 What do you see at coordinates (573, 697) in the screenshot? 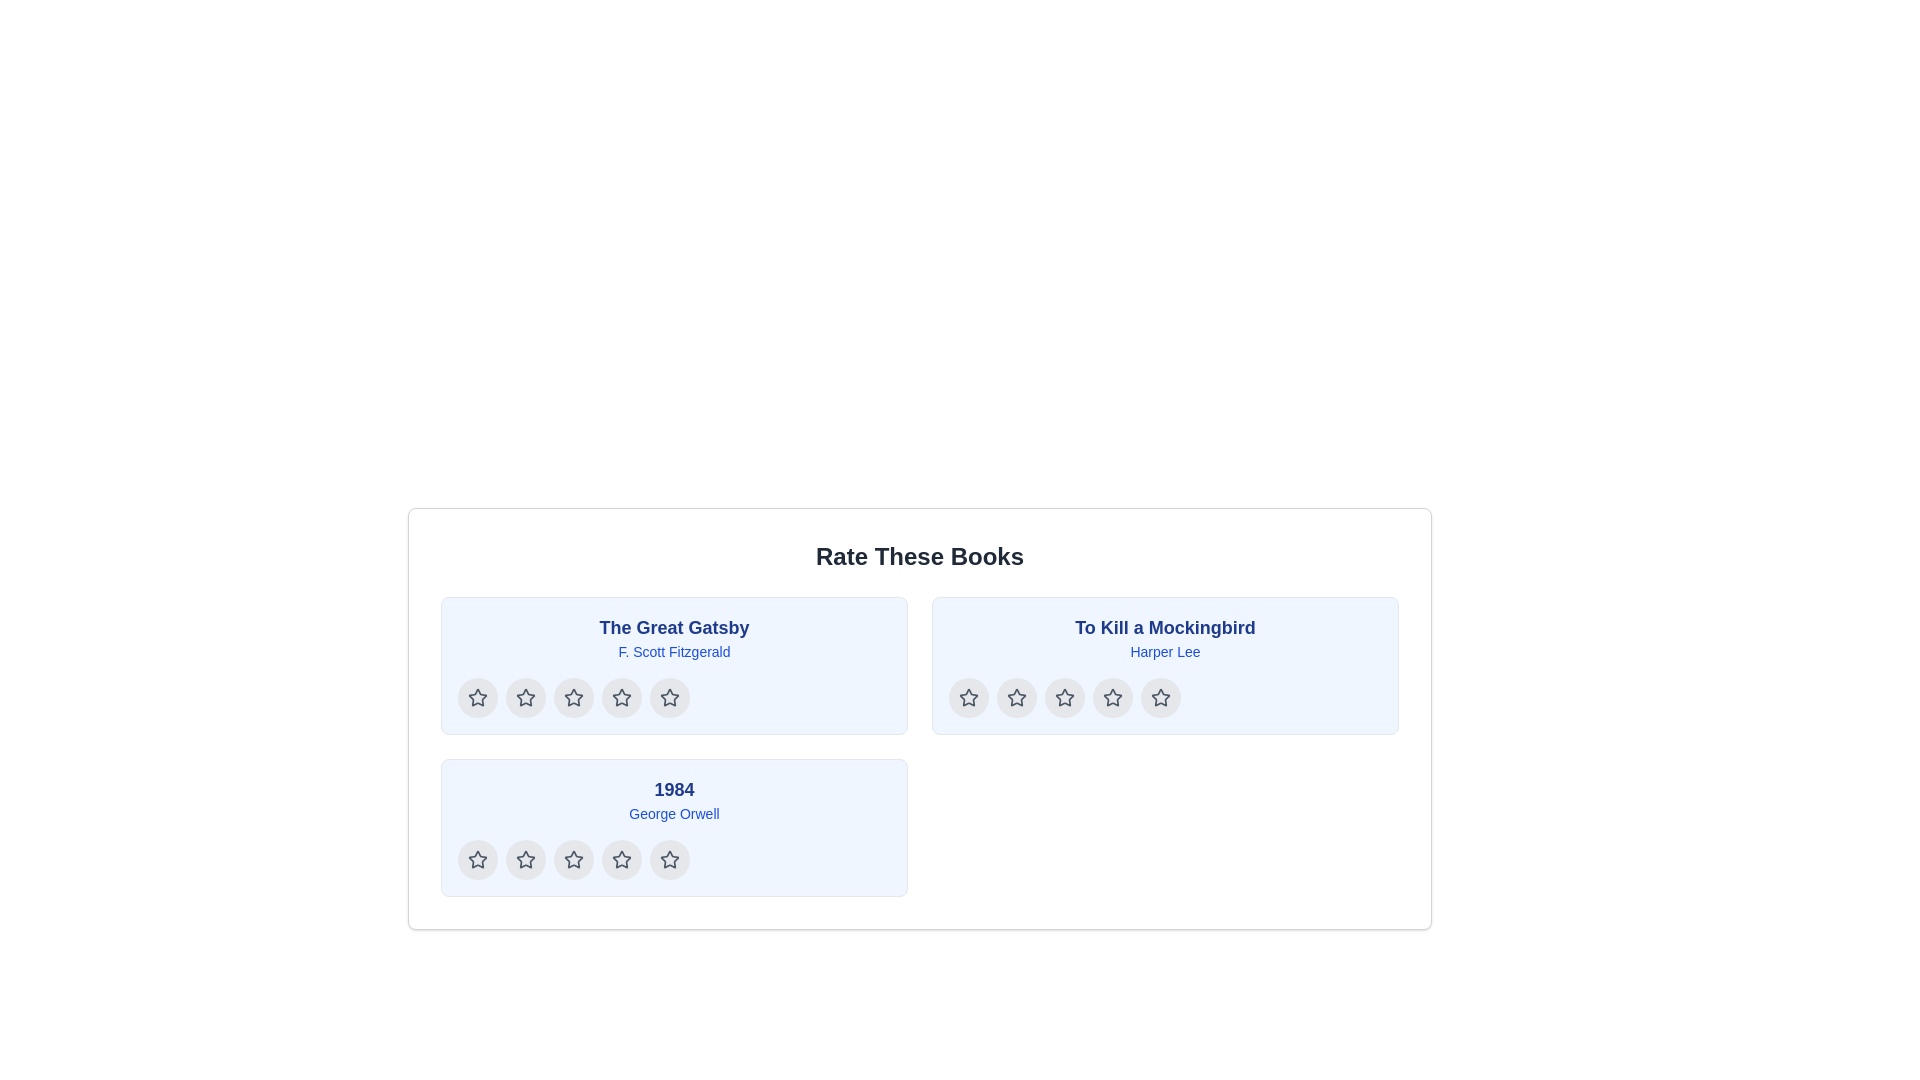
I see `the star icon` at bounding box center [573, 697].